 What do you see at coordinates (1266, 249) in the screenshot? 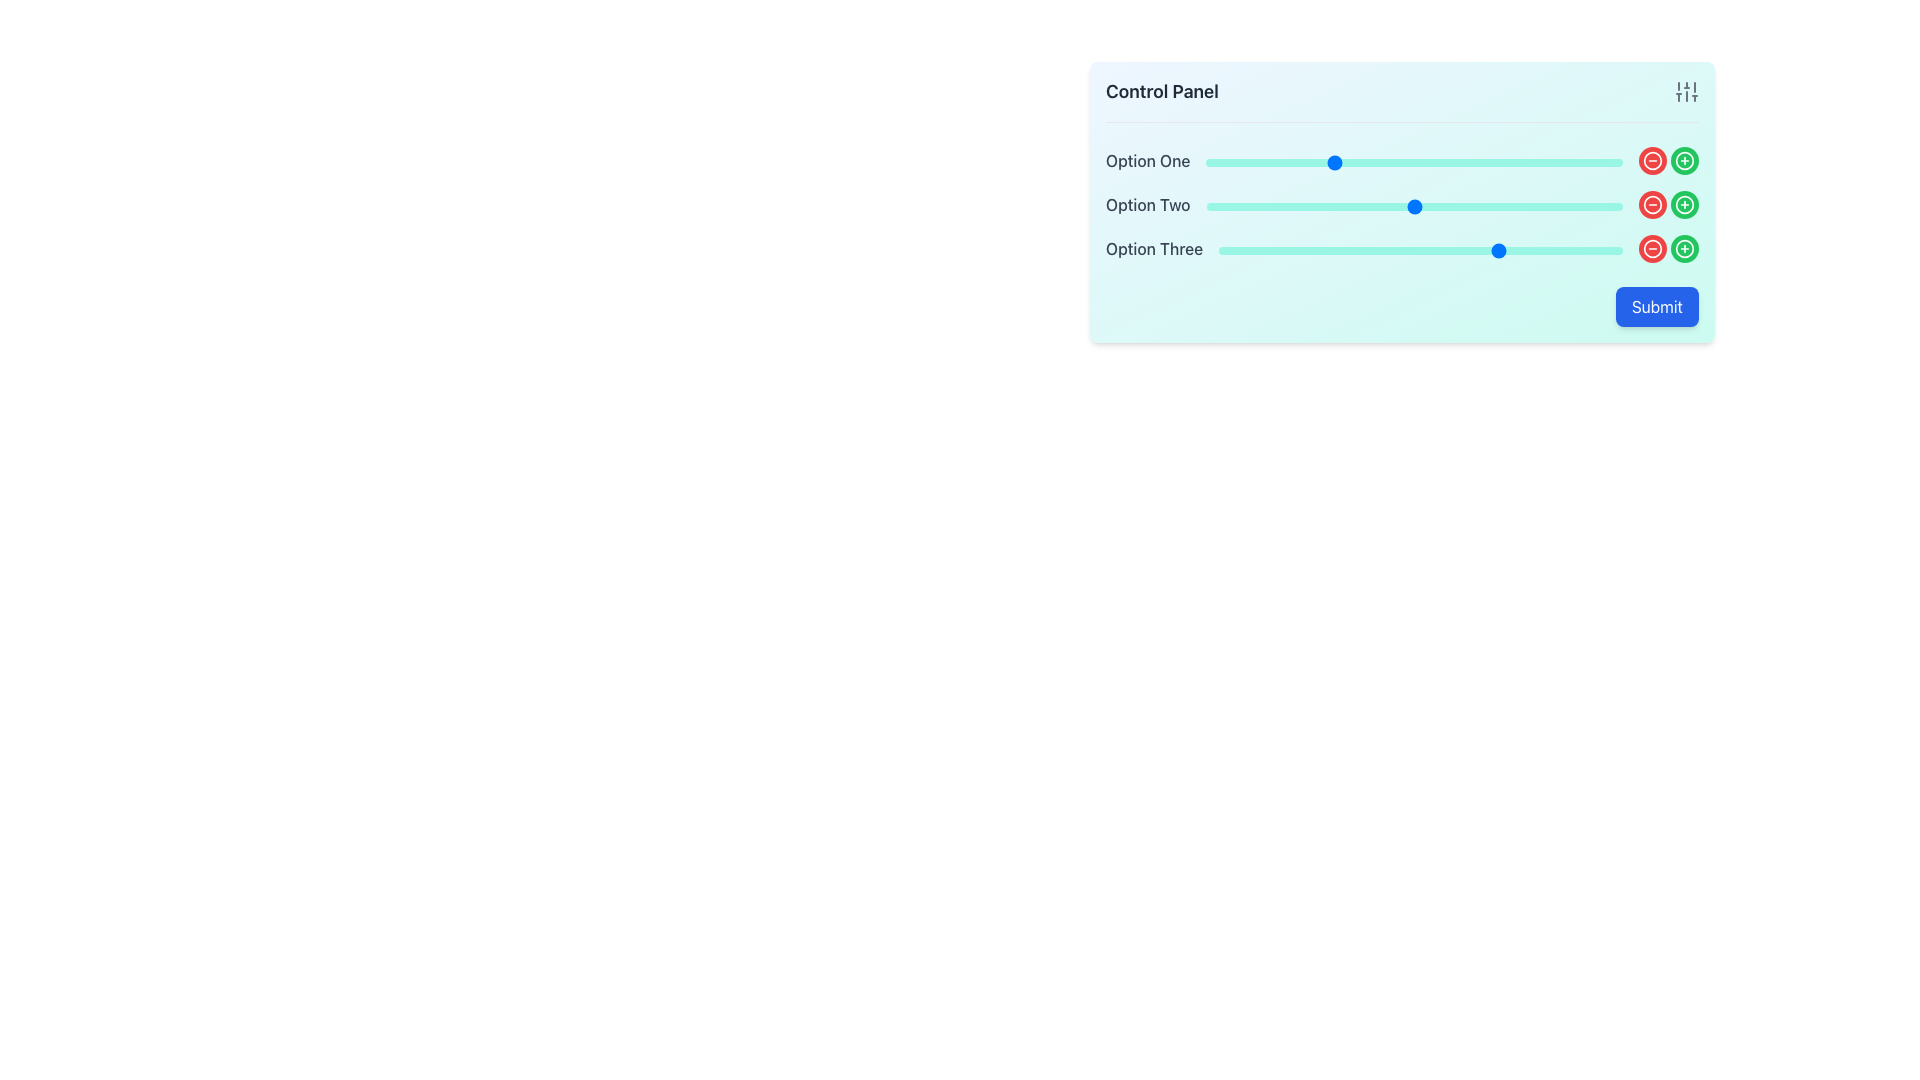
I see `the slider value` at bounding box center [1266, 249].